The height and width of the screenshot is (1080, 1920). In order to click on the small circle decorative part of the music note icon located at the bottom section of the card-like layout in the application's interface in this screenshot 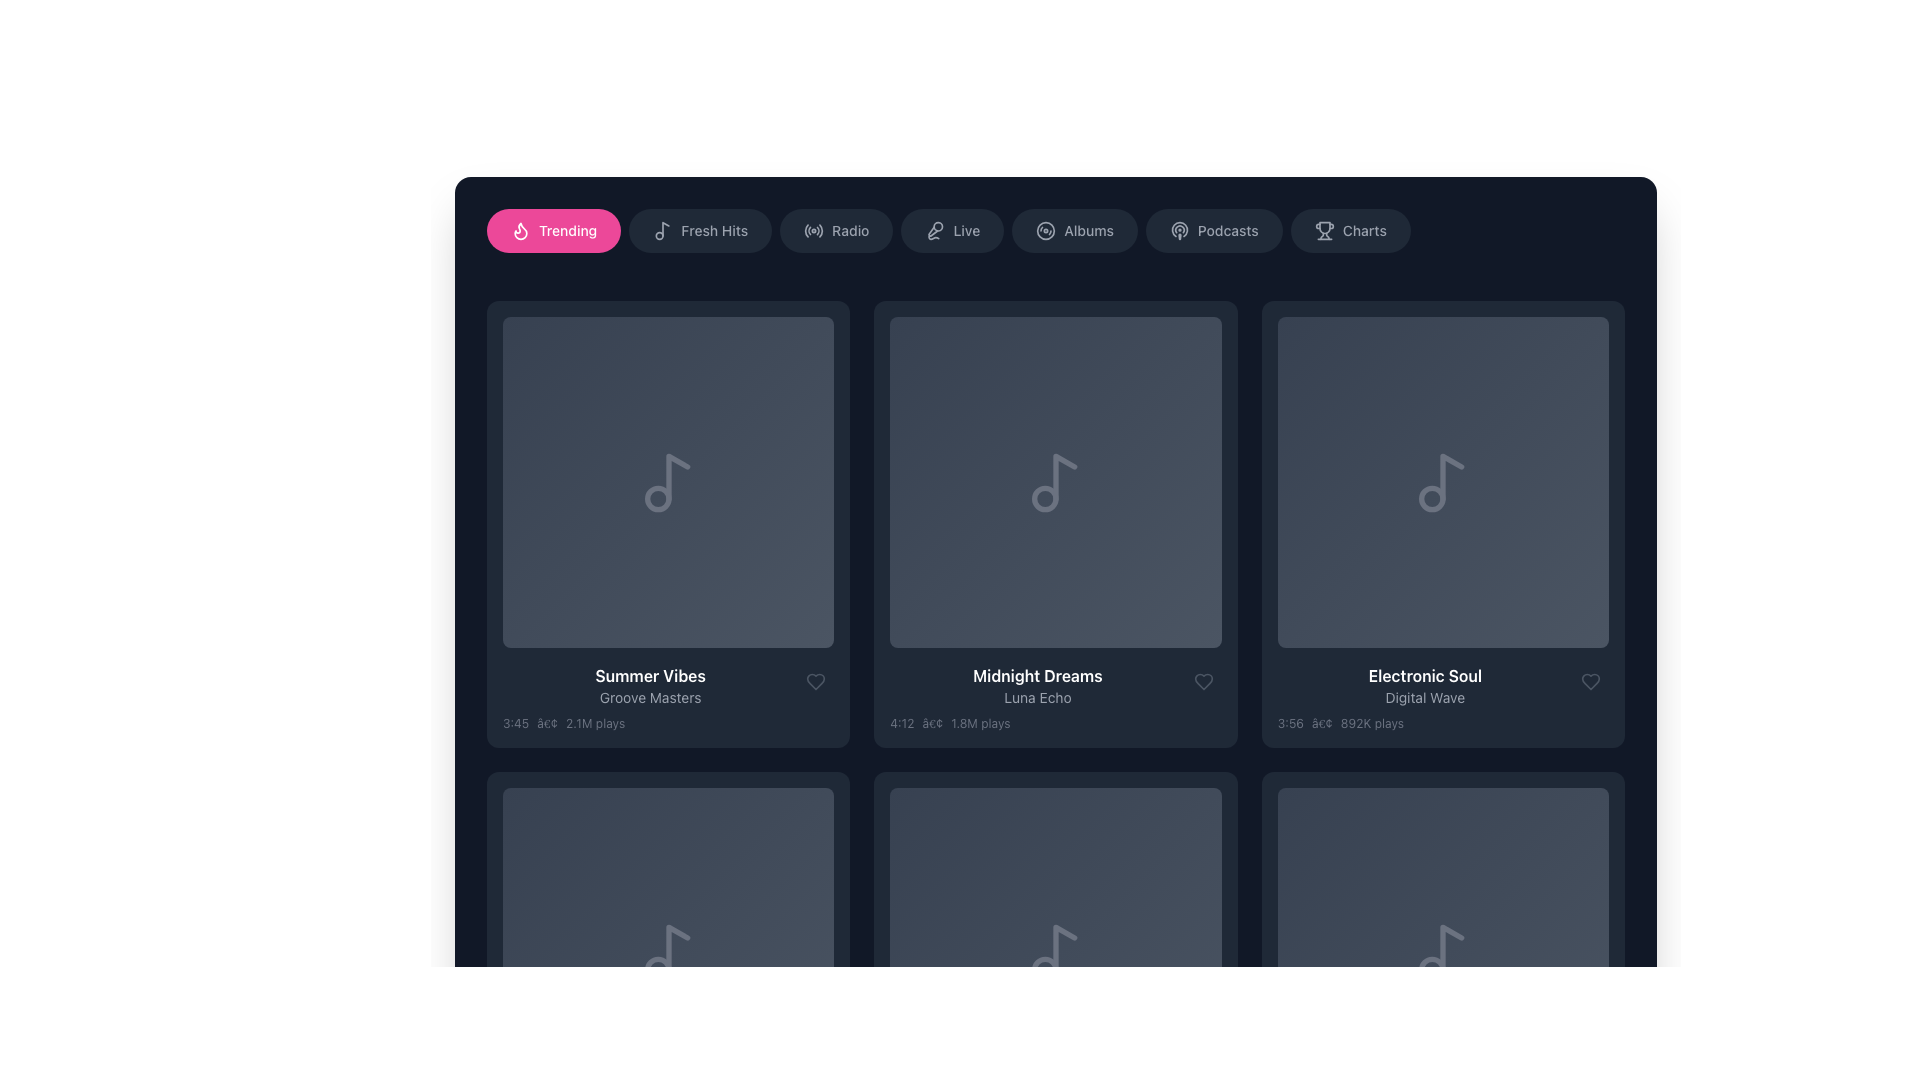, I will do `click(657, 968)`.